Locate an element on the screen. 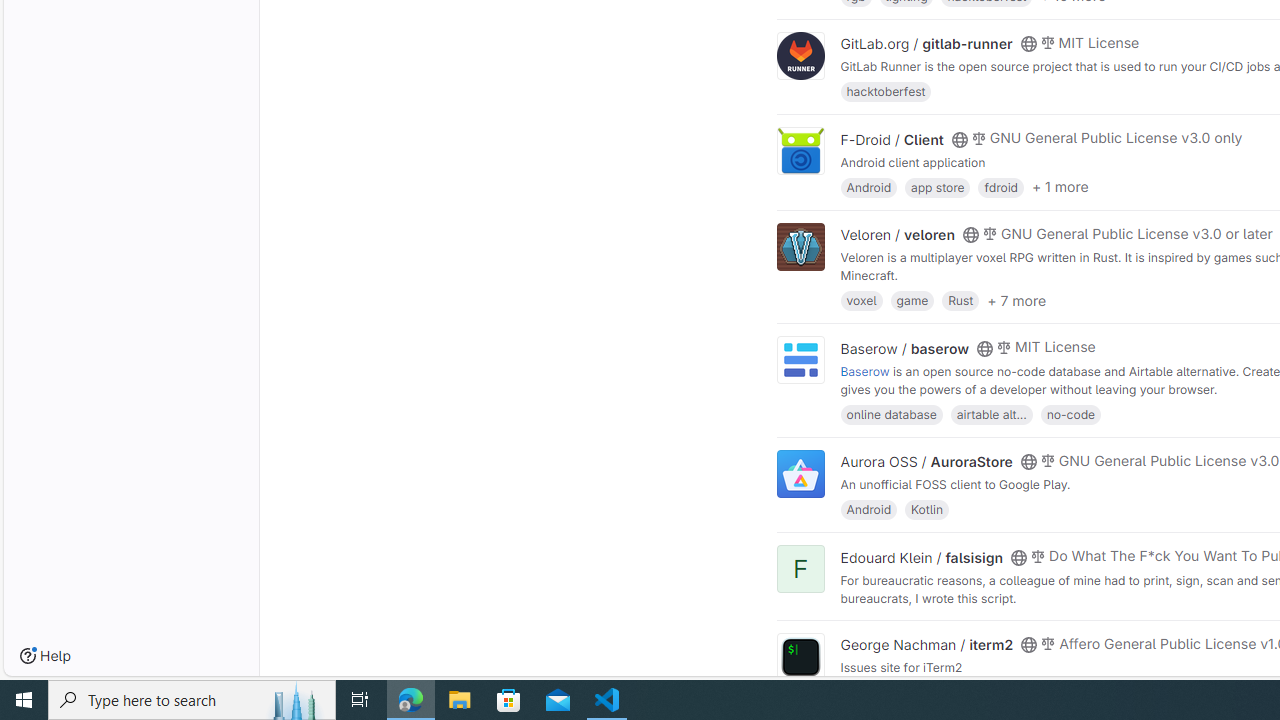  '+ 1 more' is located at coordinates (1058, 187).